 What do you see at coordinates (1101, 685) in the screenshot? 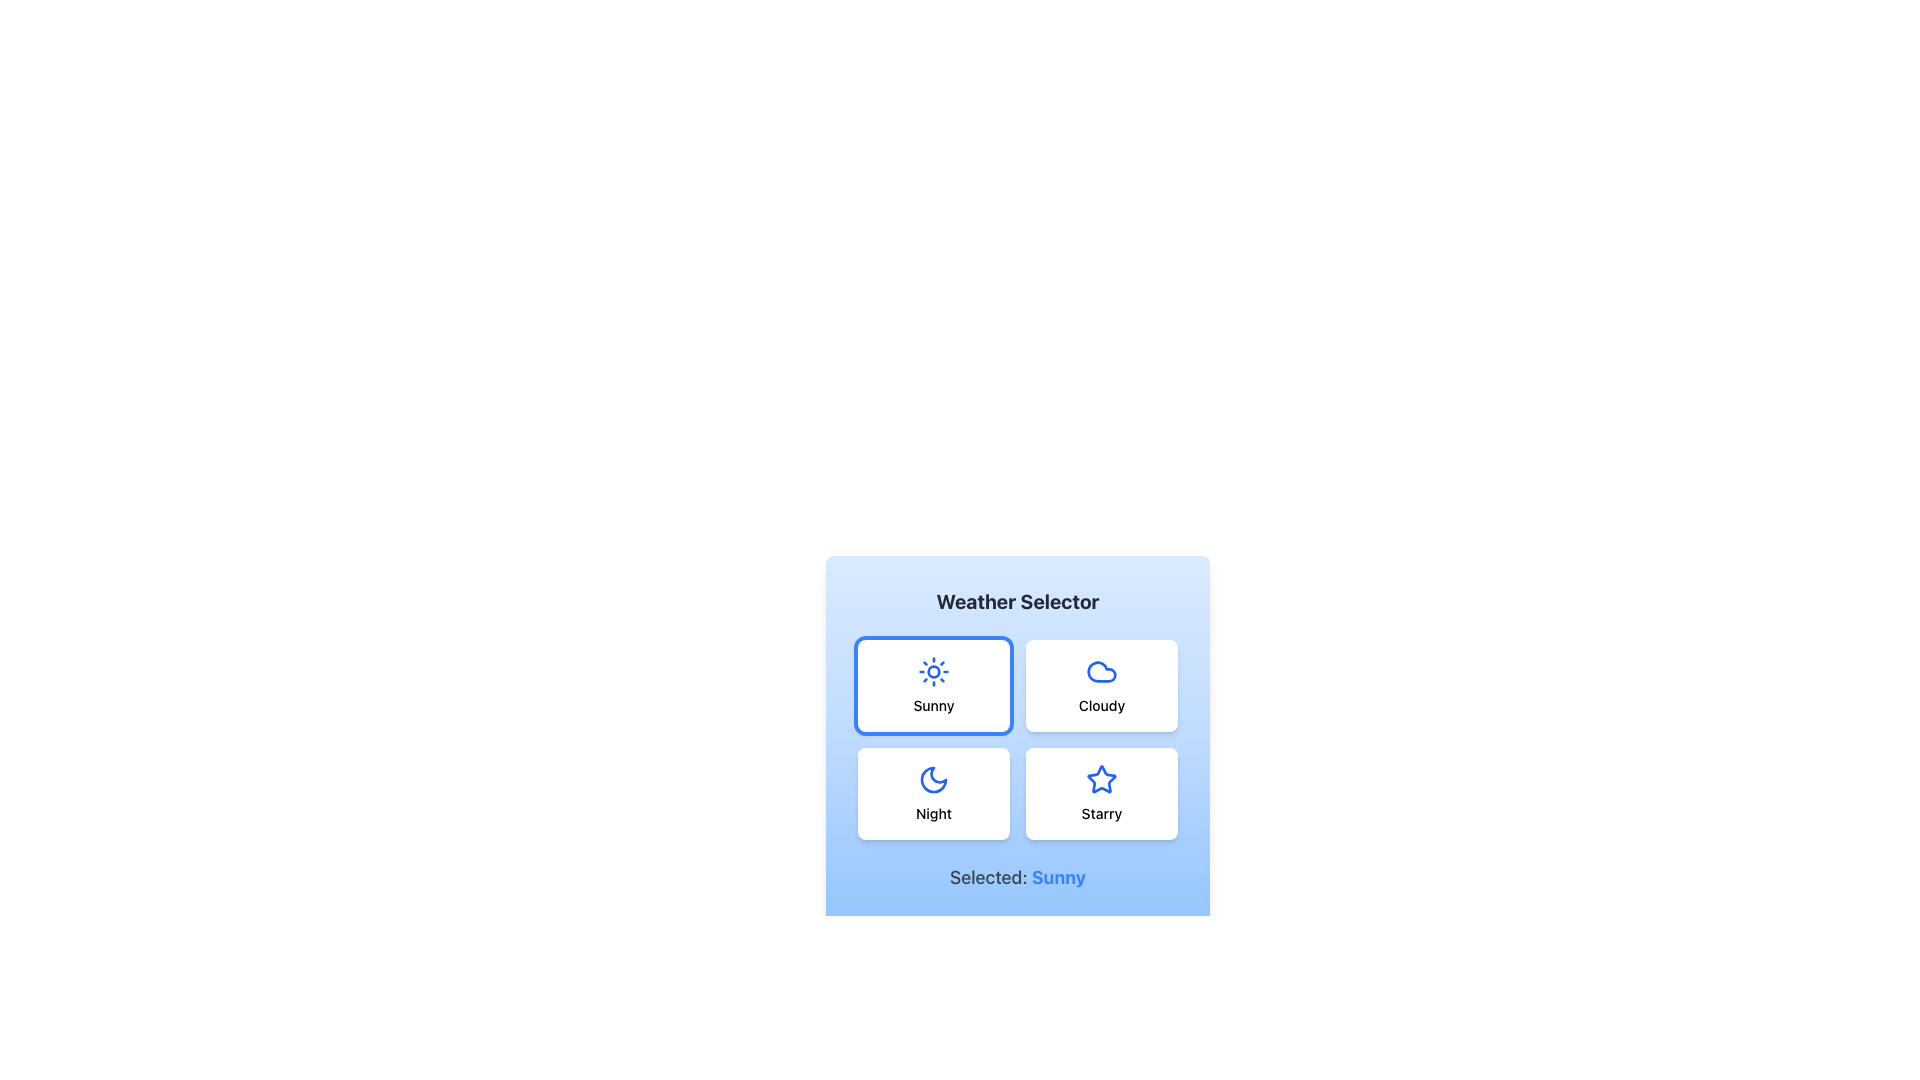
I see `the 'Cloudy' button, which is a rectangular button with rounded corners and a cloud icon` at bounding box center [1101, 685].